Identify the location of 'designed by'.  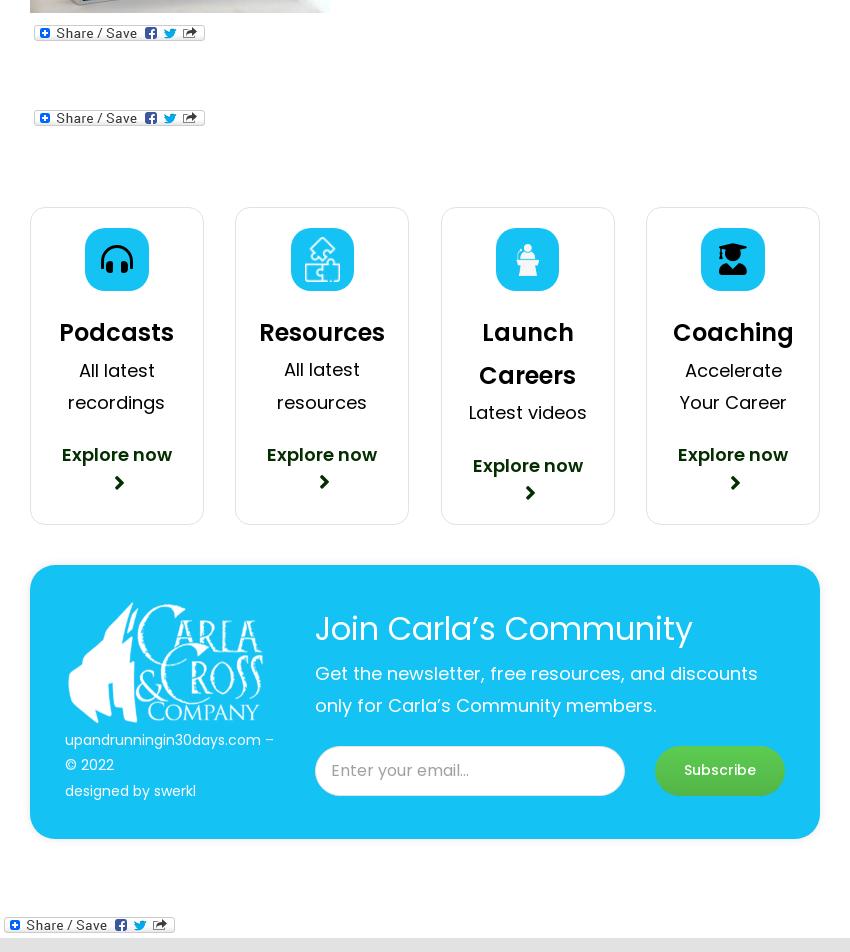
(107, 789).